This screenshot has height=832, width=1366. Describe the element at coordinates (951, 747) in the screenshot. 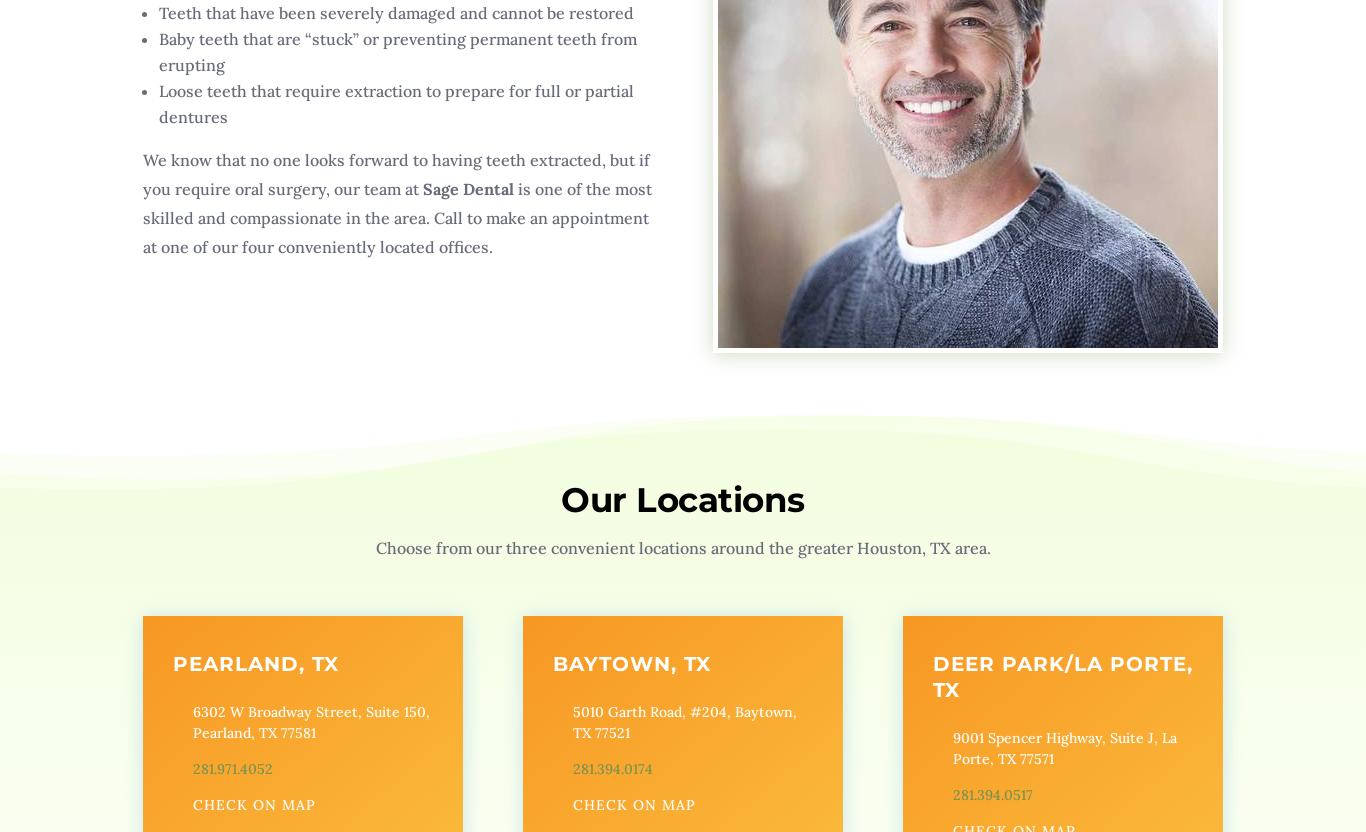

I see `'9001 Spencer Highway, Suite J, La Porte, TX 77571'` at that location.